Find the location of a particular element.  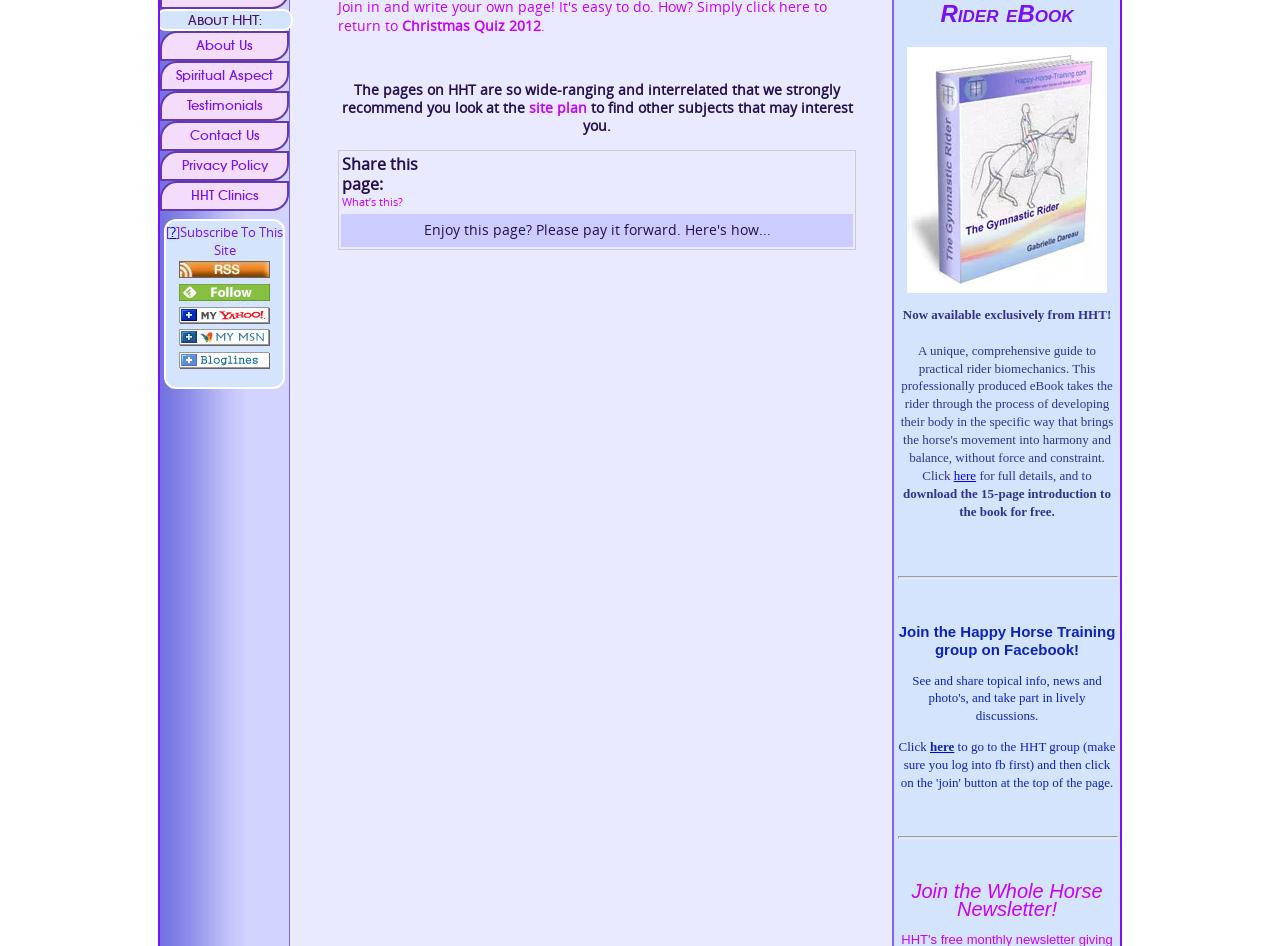

'Would you prefer to share this page with others by linking to it?' is located at coordinates (560, 260).